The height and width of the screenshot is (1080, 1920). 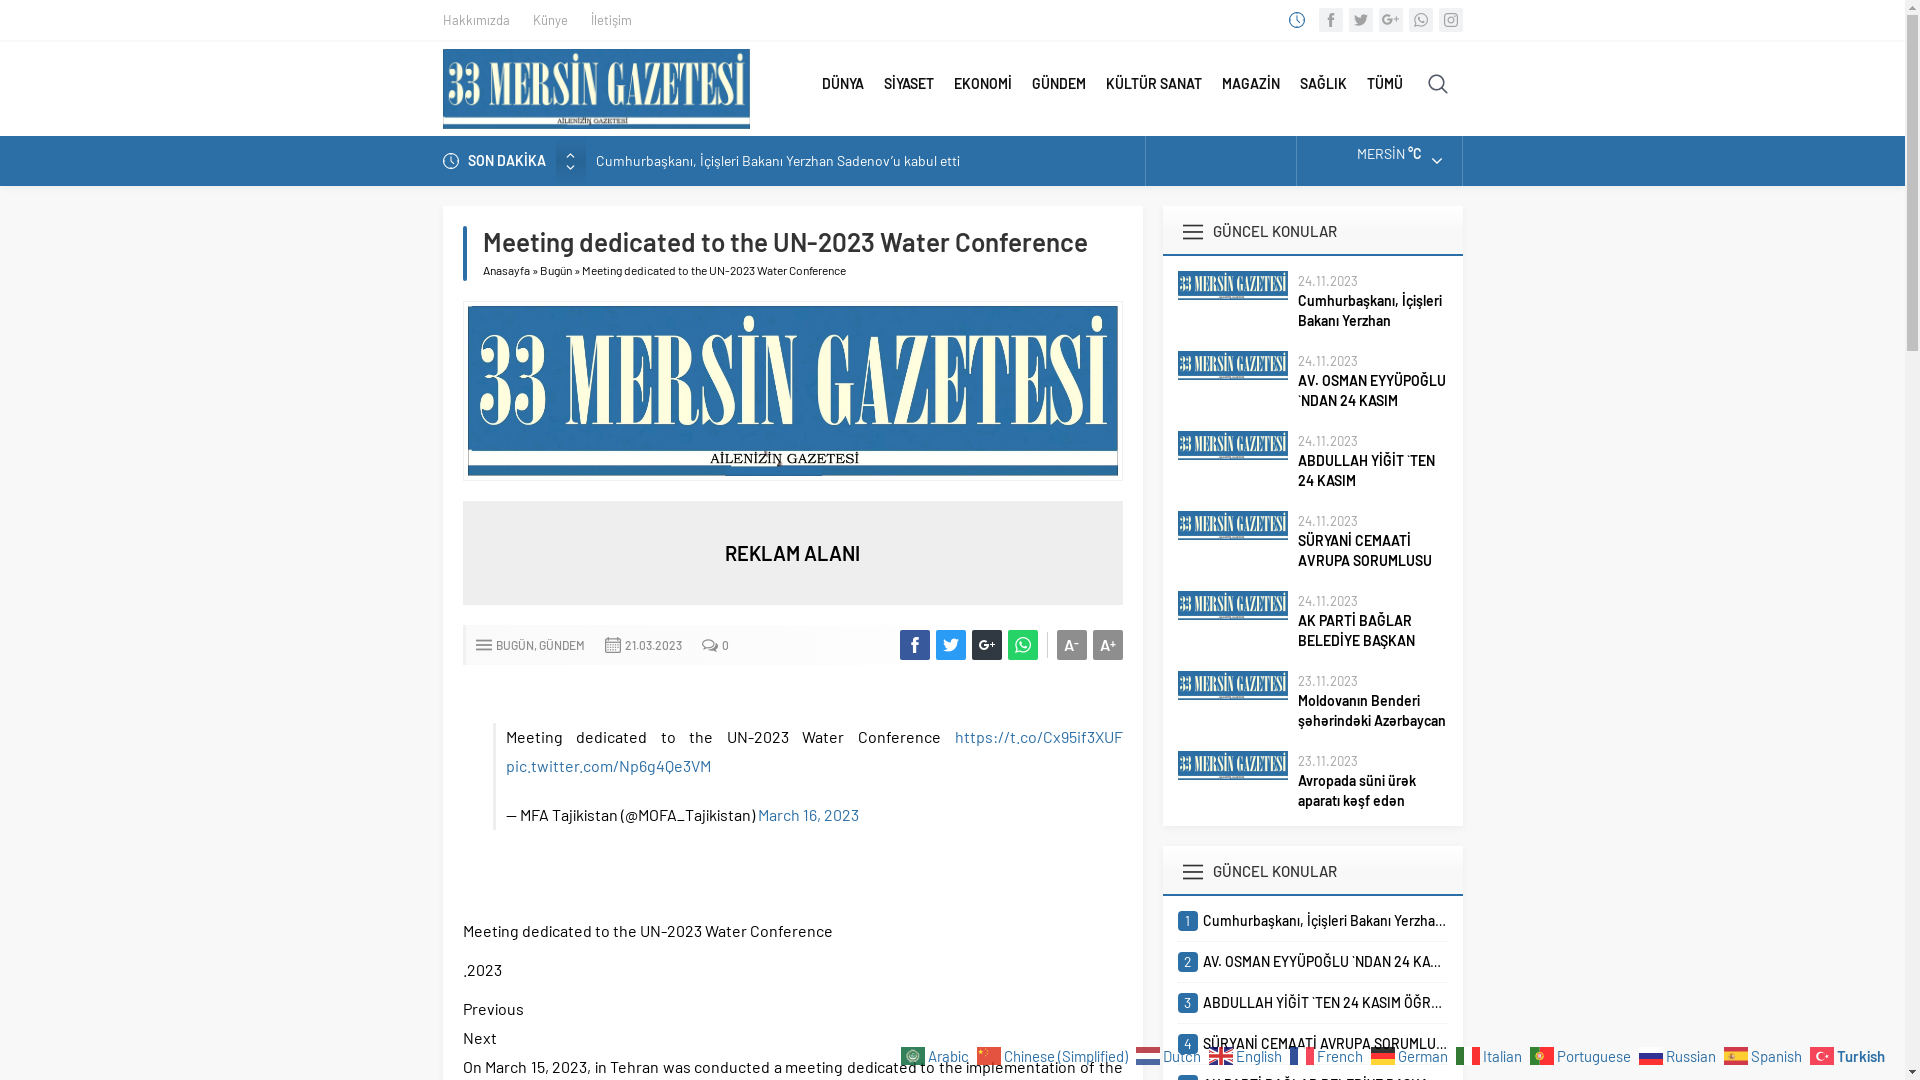 What do you see at coordinates (1054, 1053) in the screenshot?
I see `'Chinese (Simplified)'` at bounding box center [1054, 1053].